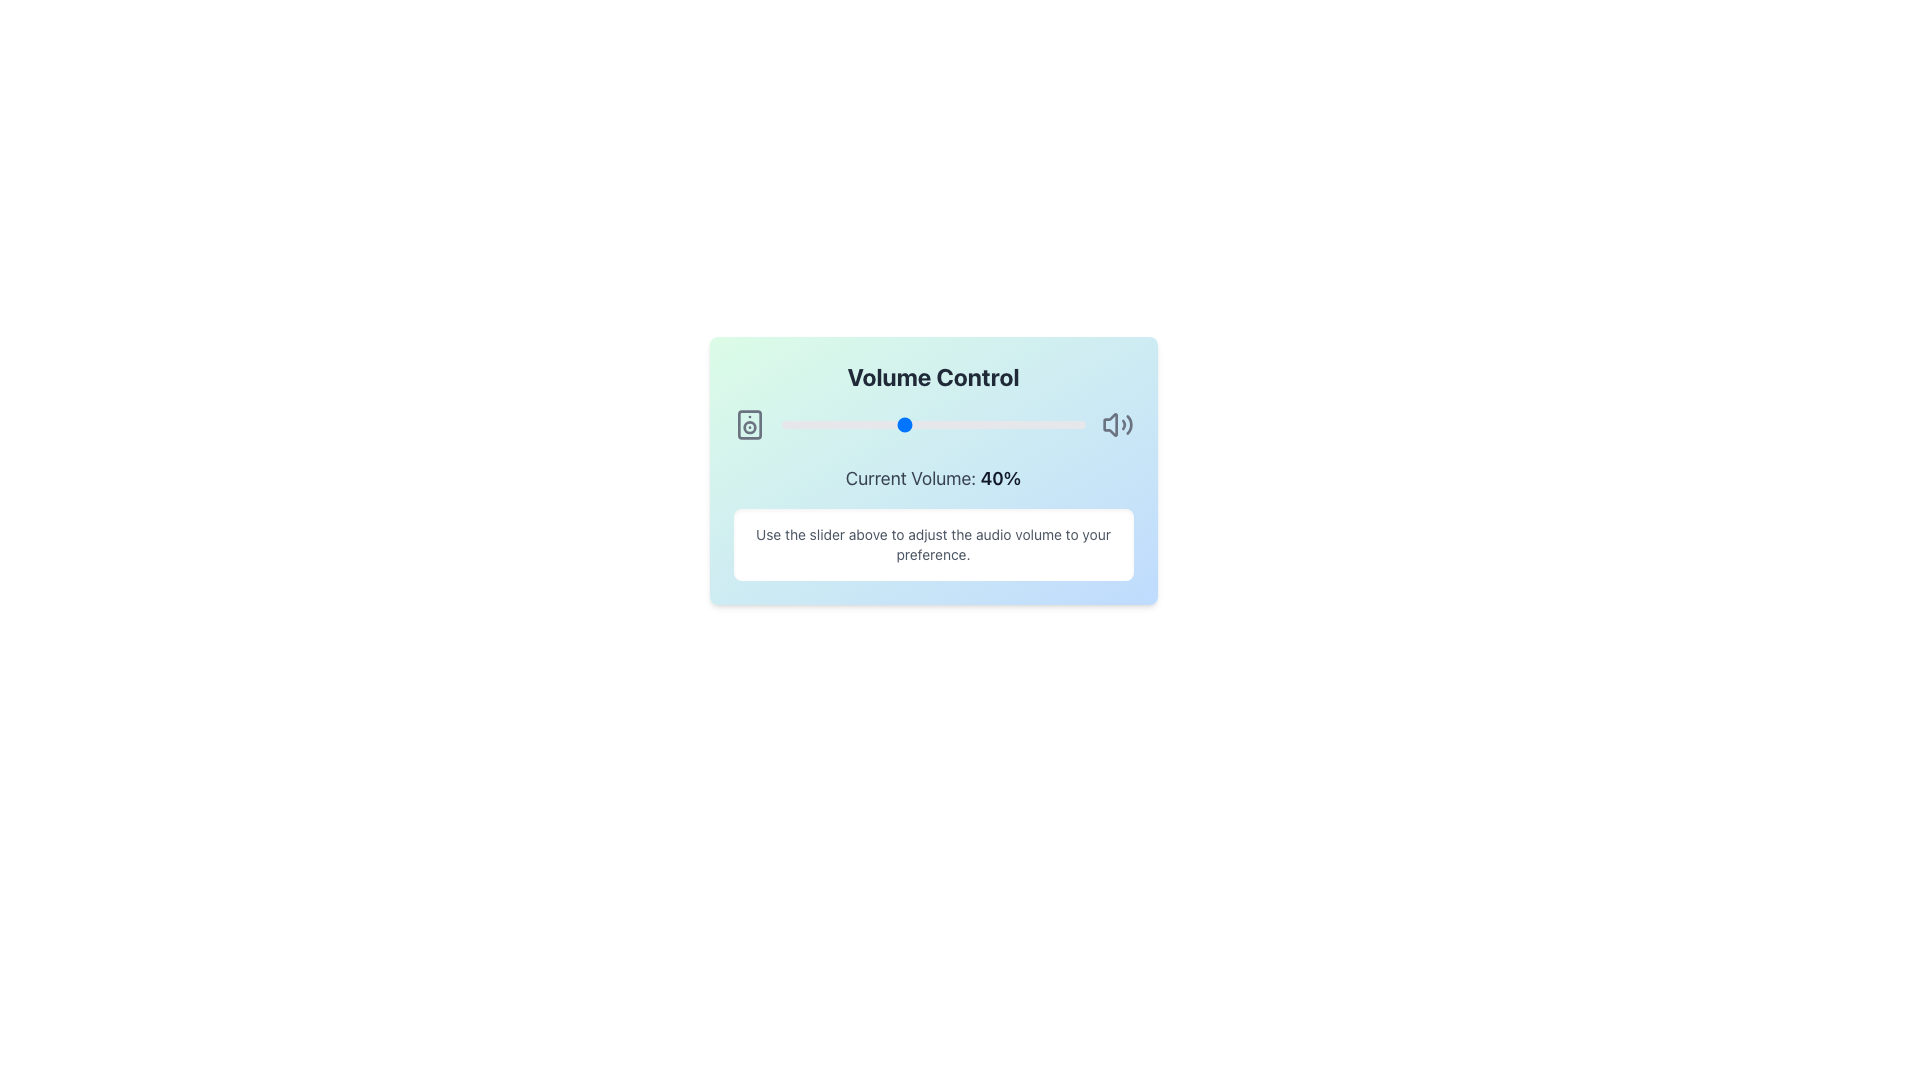 This screenshot has width=1920, height=1080. Describe the element at coordinates (748, 423) in the screenshot. I see `the decorative SVG element that is part of the speaker icon located in the top-left corner of the volume control interface to focus on it` at that location.